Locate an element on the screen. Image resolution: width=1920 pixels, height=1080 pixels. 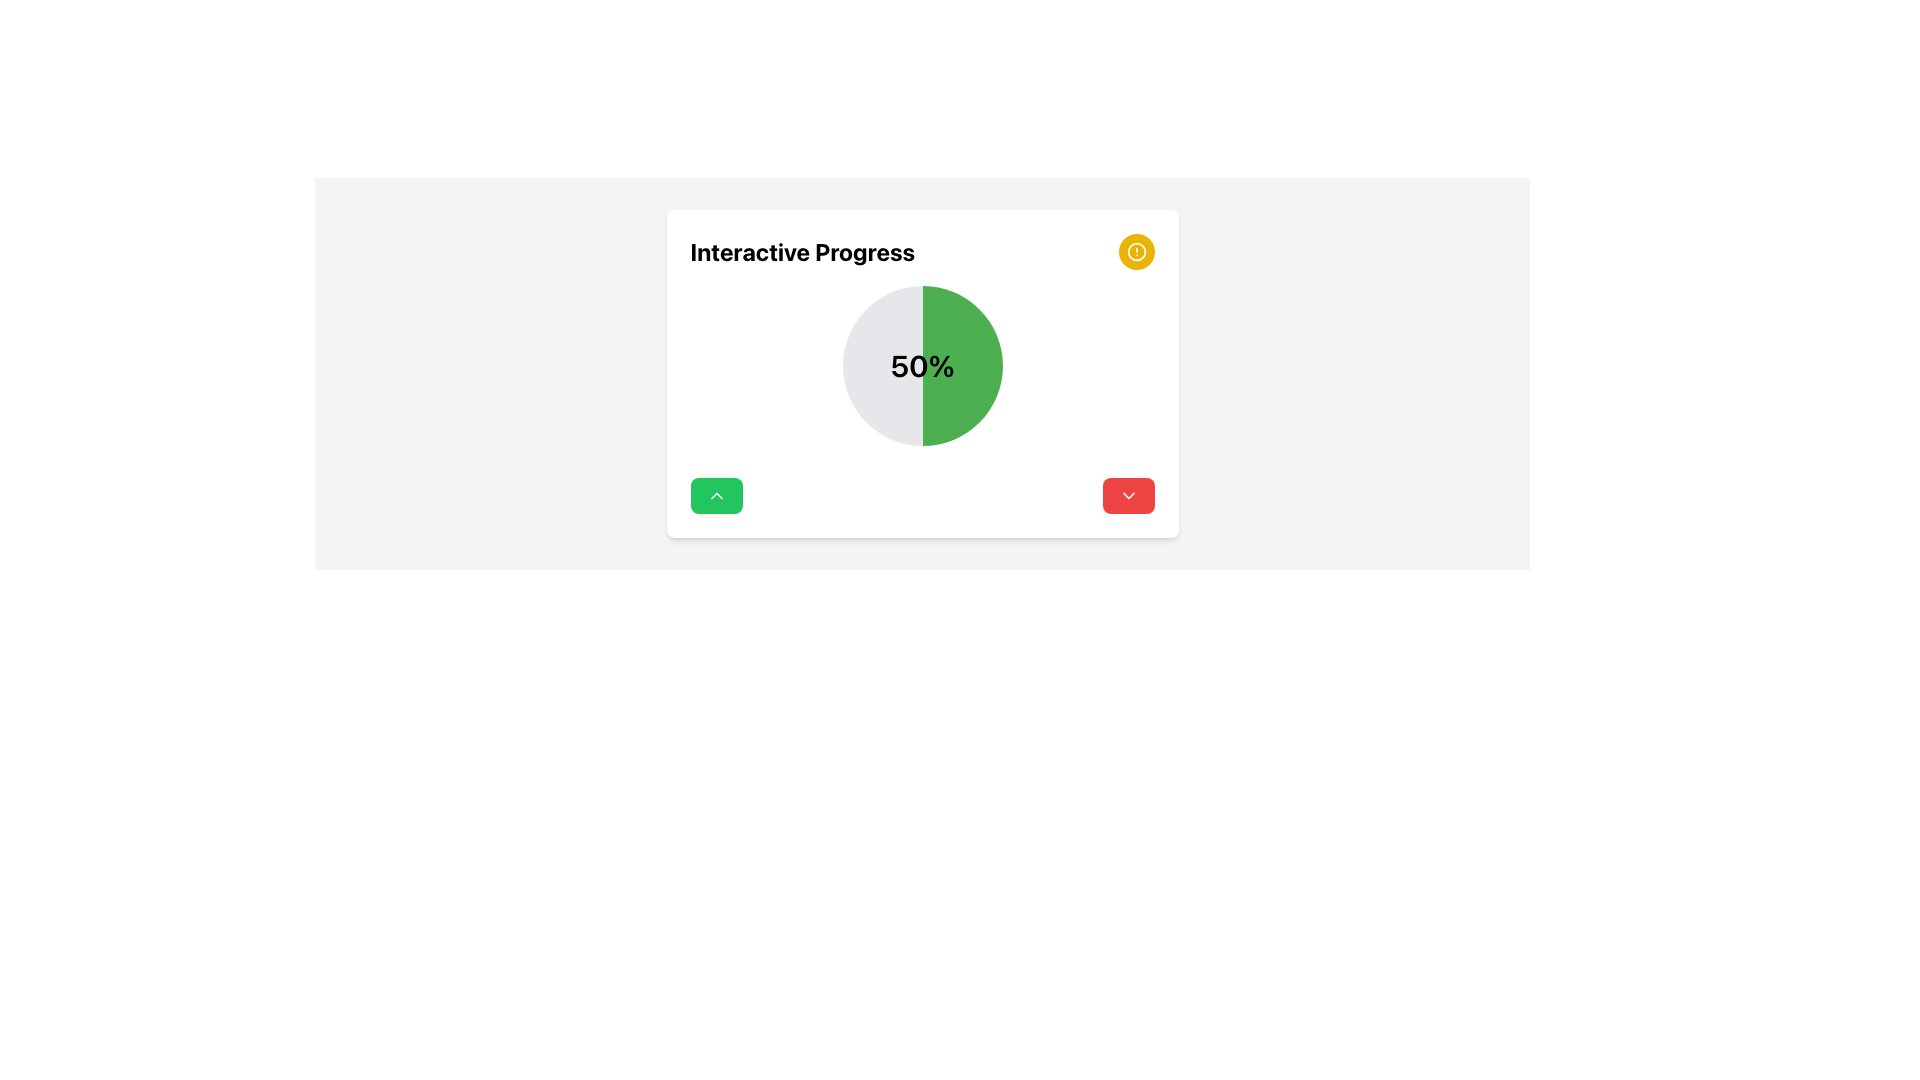
the button in the top-right corner of the 'Interactive Progress' card is located at coordinates (1136, 250).